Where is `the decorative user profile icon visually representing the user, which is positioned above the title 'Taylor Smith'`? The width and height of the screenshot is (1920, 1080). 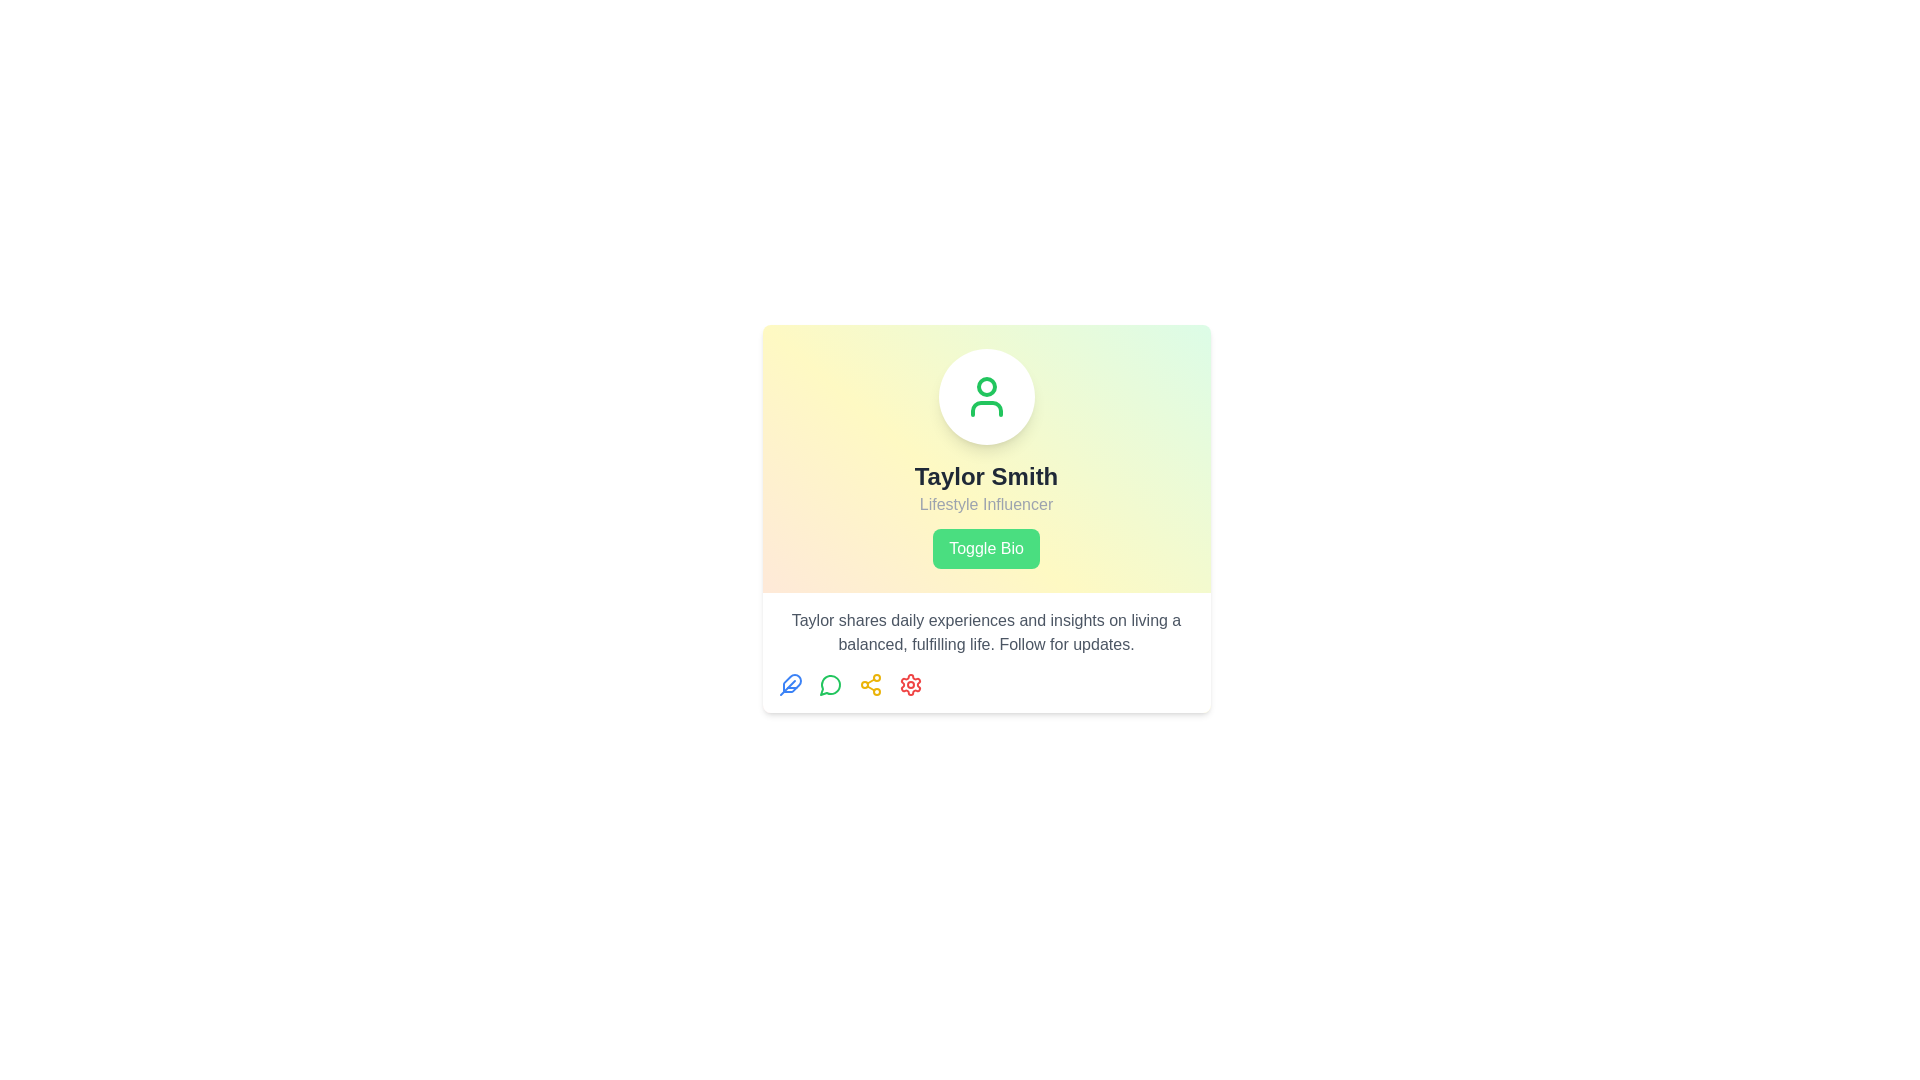
the decorative user profile icon visually representing the user, which is positioned above the title 'Taylor Smith' is located at coordinates (986, 397).